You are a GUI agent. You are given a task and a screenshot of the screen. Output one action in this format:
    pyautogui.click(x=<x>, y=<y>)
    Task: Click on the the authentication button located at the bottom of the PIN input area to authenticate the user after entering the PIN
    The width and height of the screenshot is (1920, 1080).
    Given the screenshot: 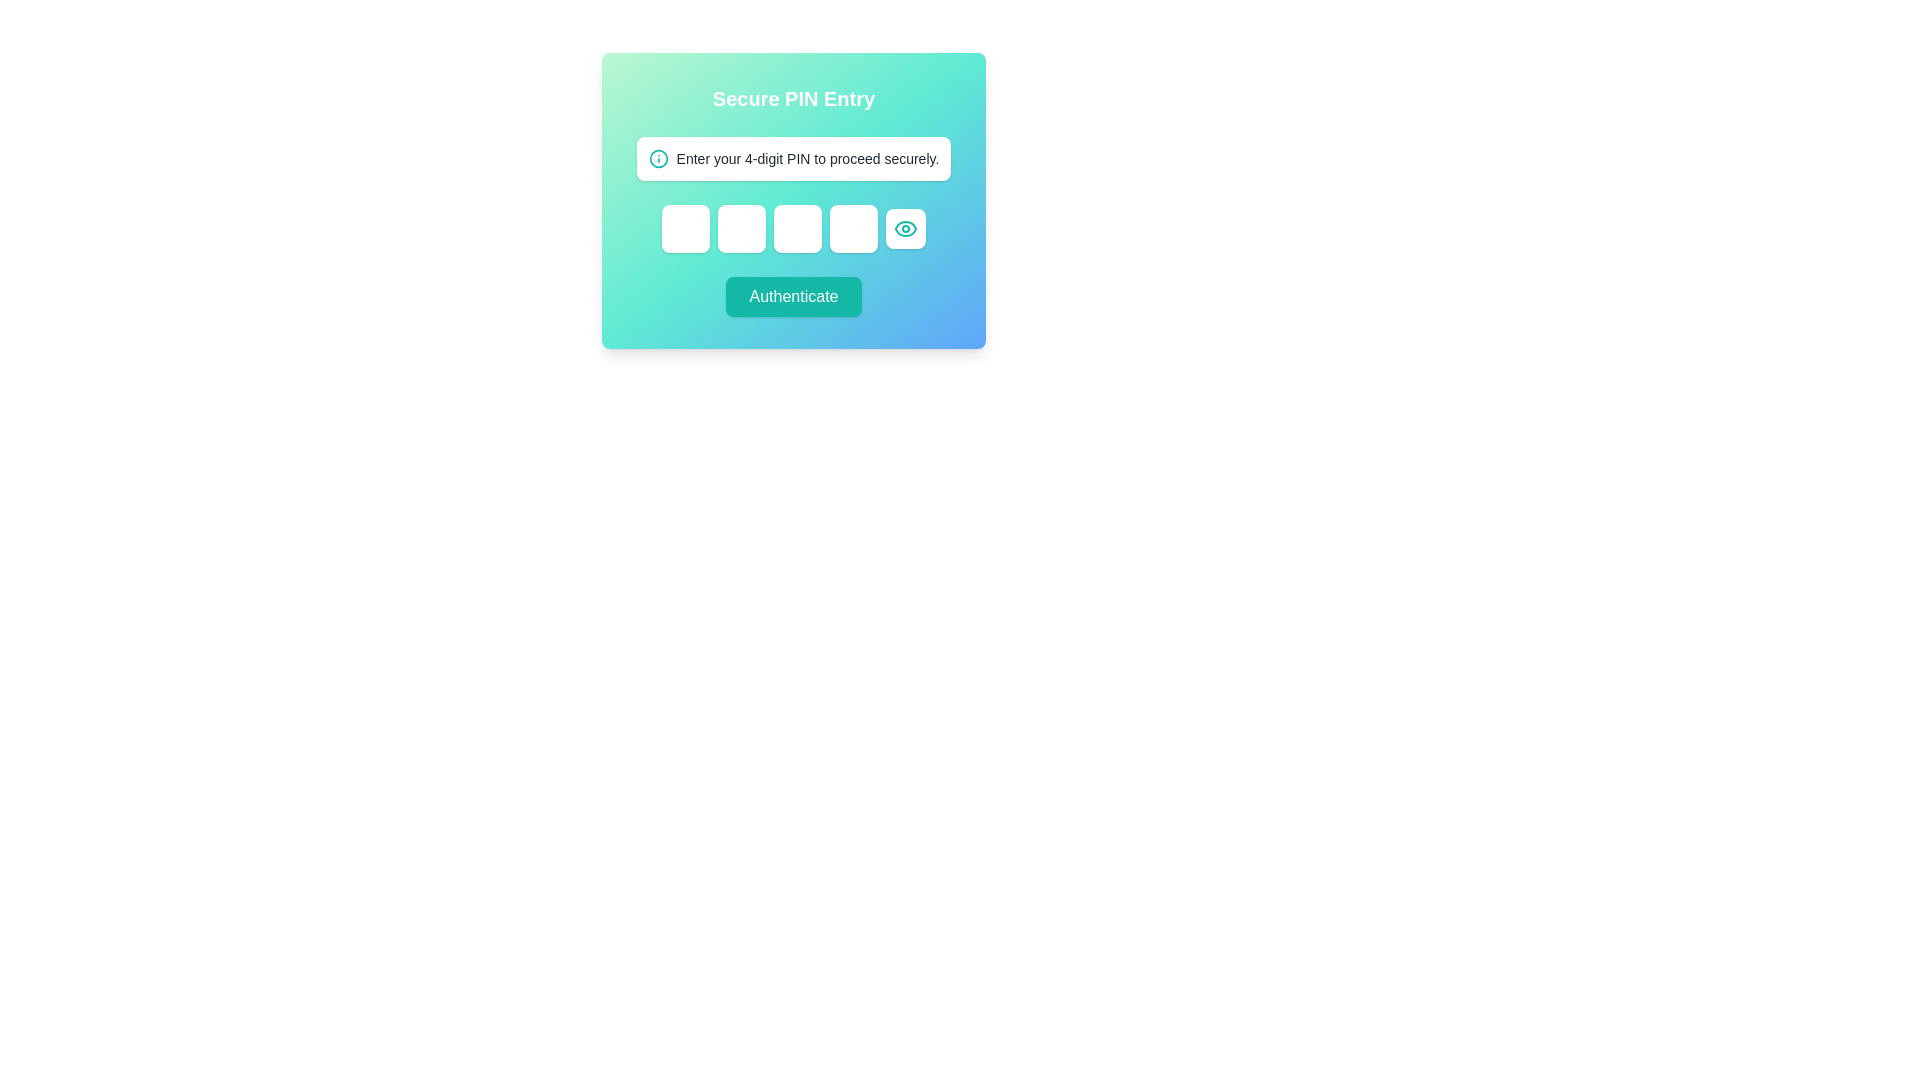 What is the action you would take?
    pyautogui.click(x=792, y=297)
    